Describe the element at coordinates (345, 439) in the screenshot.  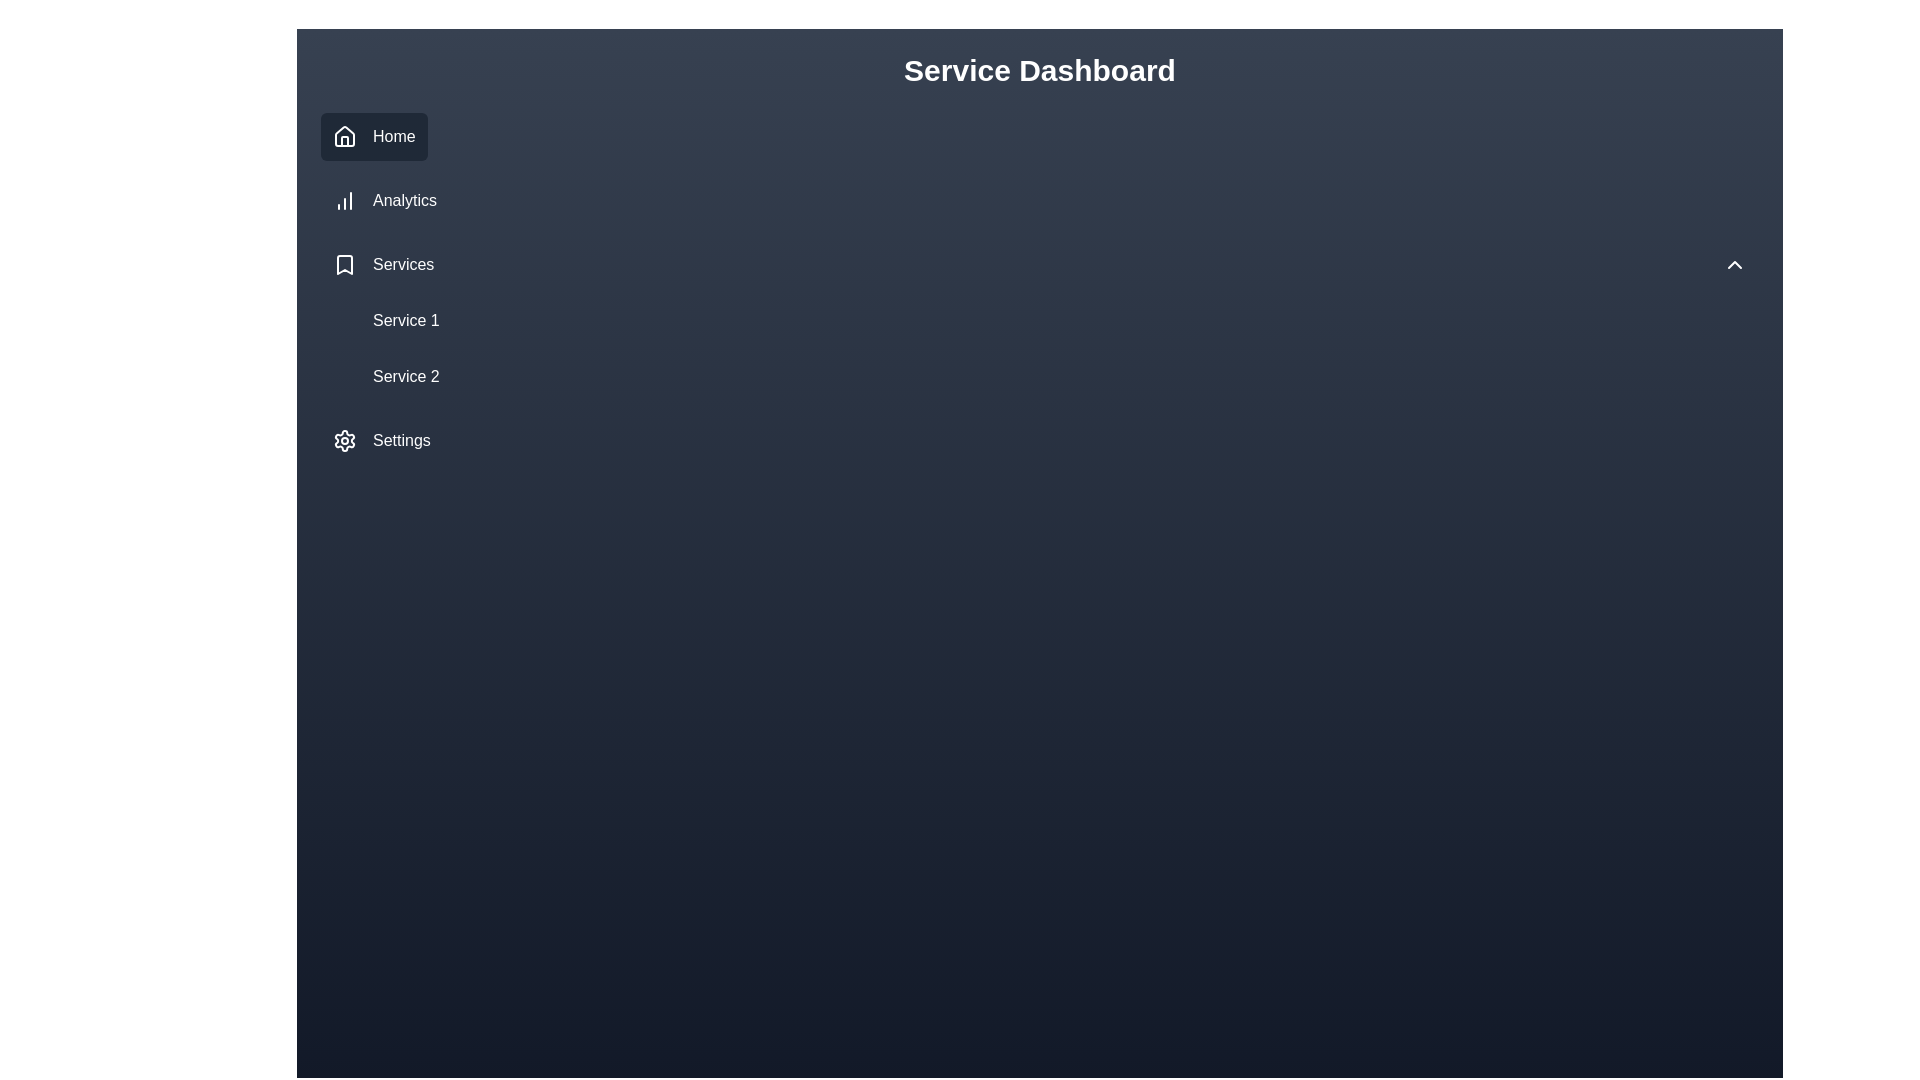
I see `the settings icon located in the side navigation menu adjacent to the text 'Settings'` at that location.